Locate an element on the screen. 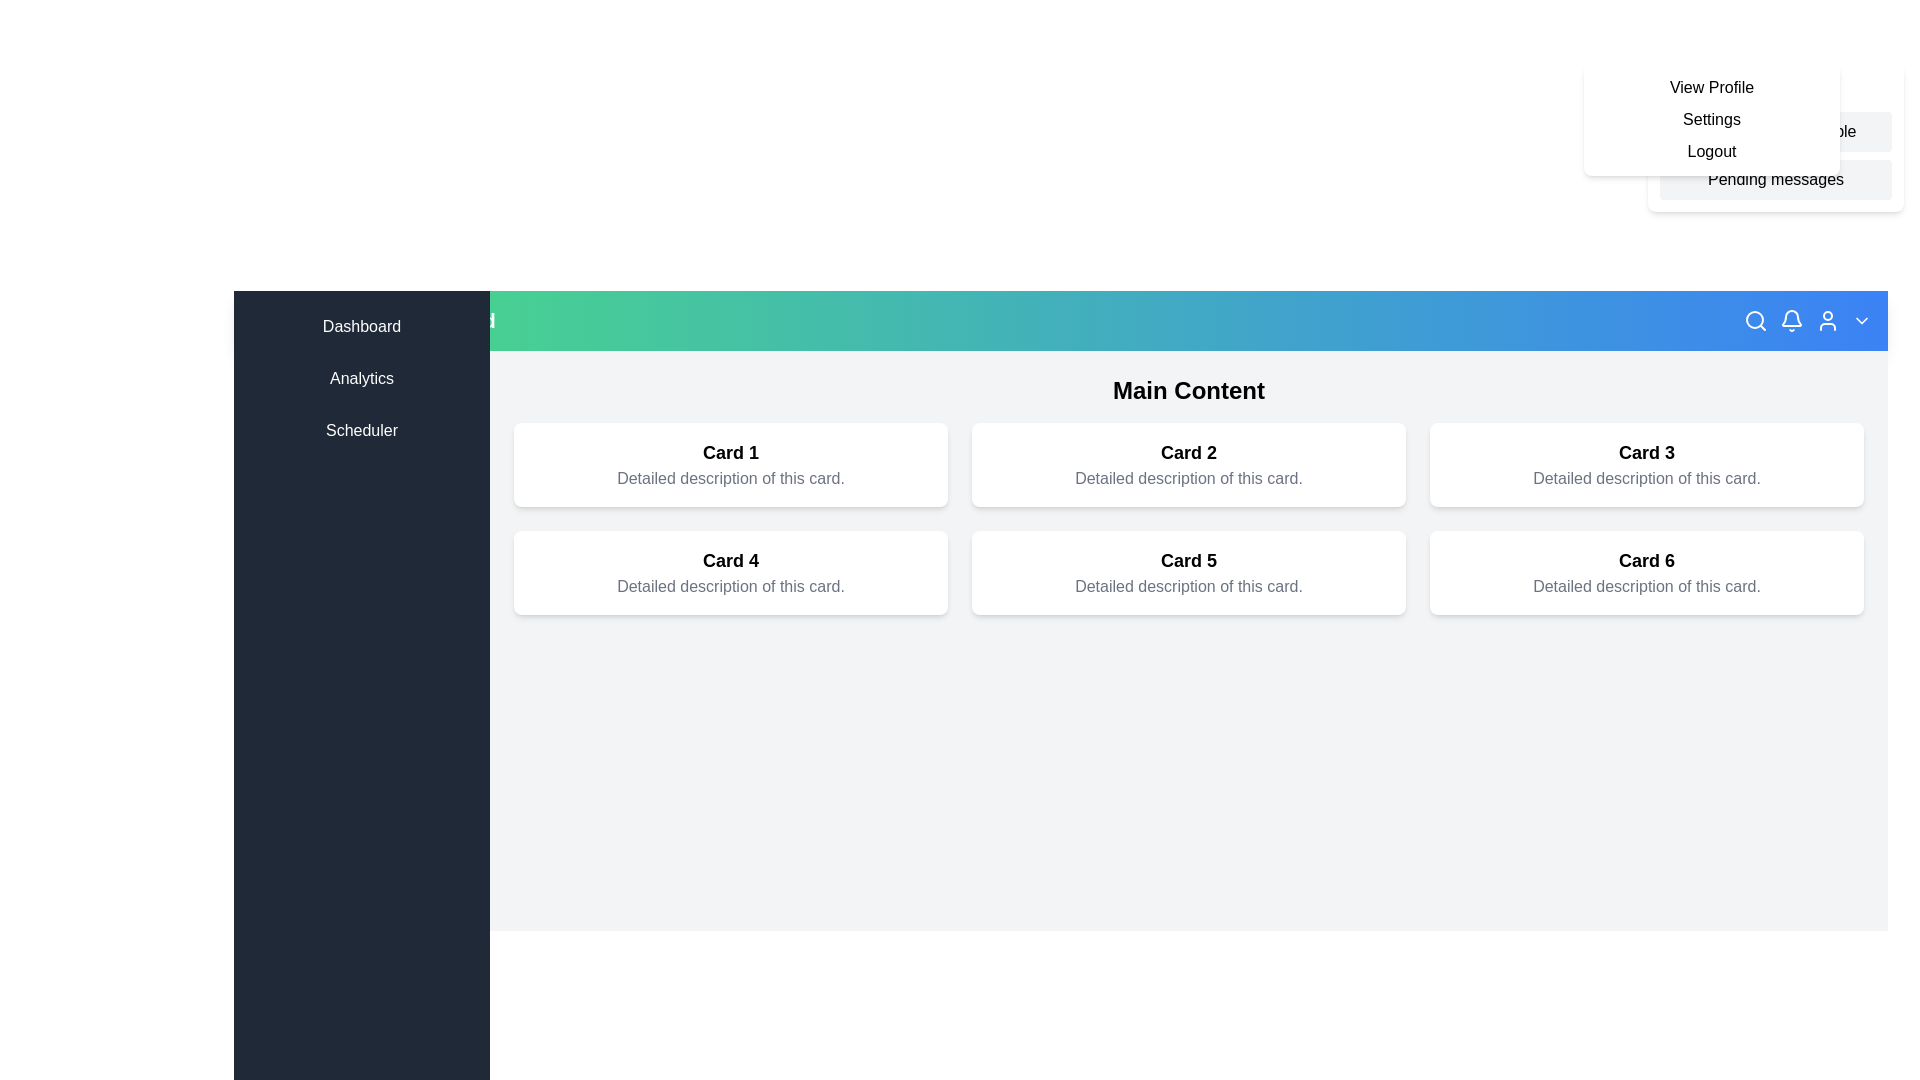 The width and height of the screenshot is (1920, 1080). the blue bell icon button located at the top-right corner of the application header to interact with notifications is located at coordinates (1791, 319).